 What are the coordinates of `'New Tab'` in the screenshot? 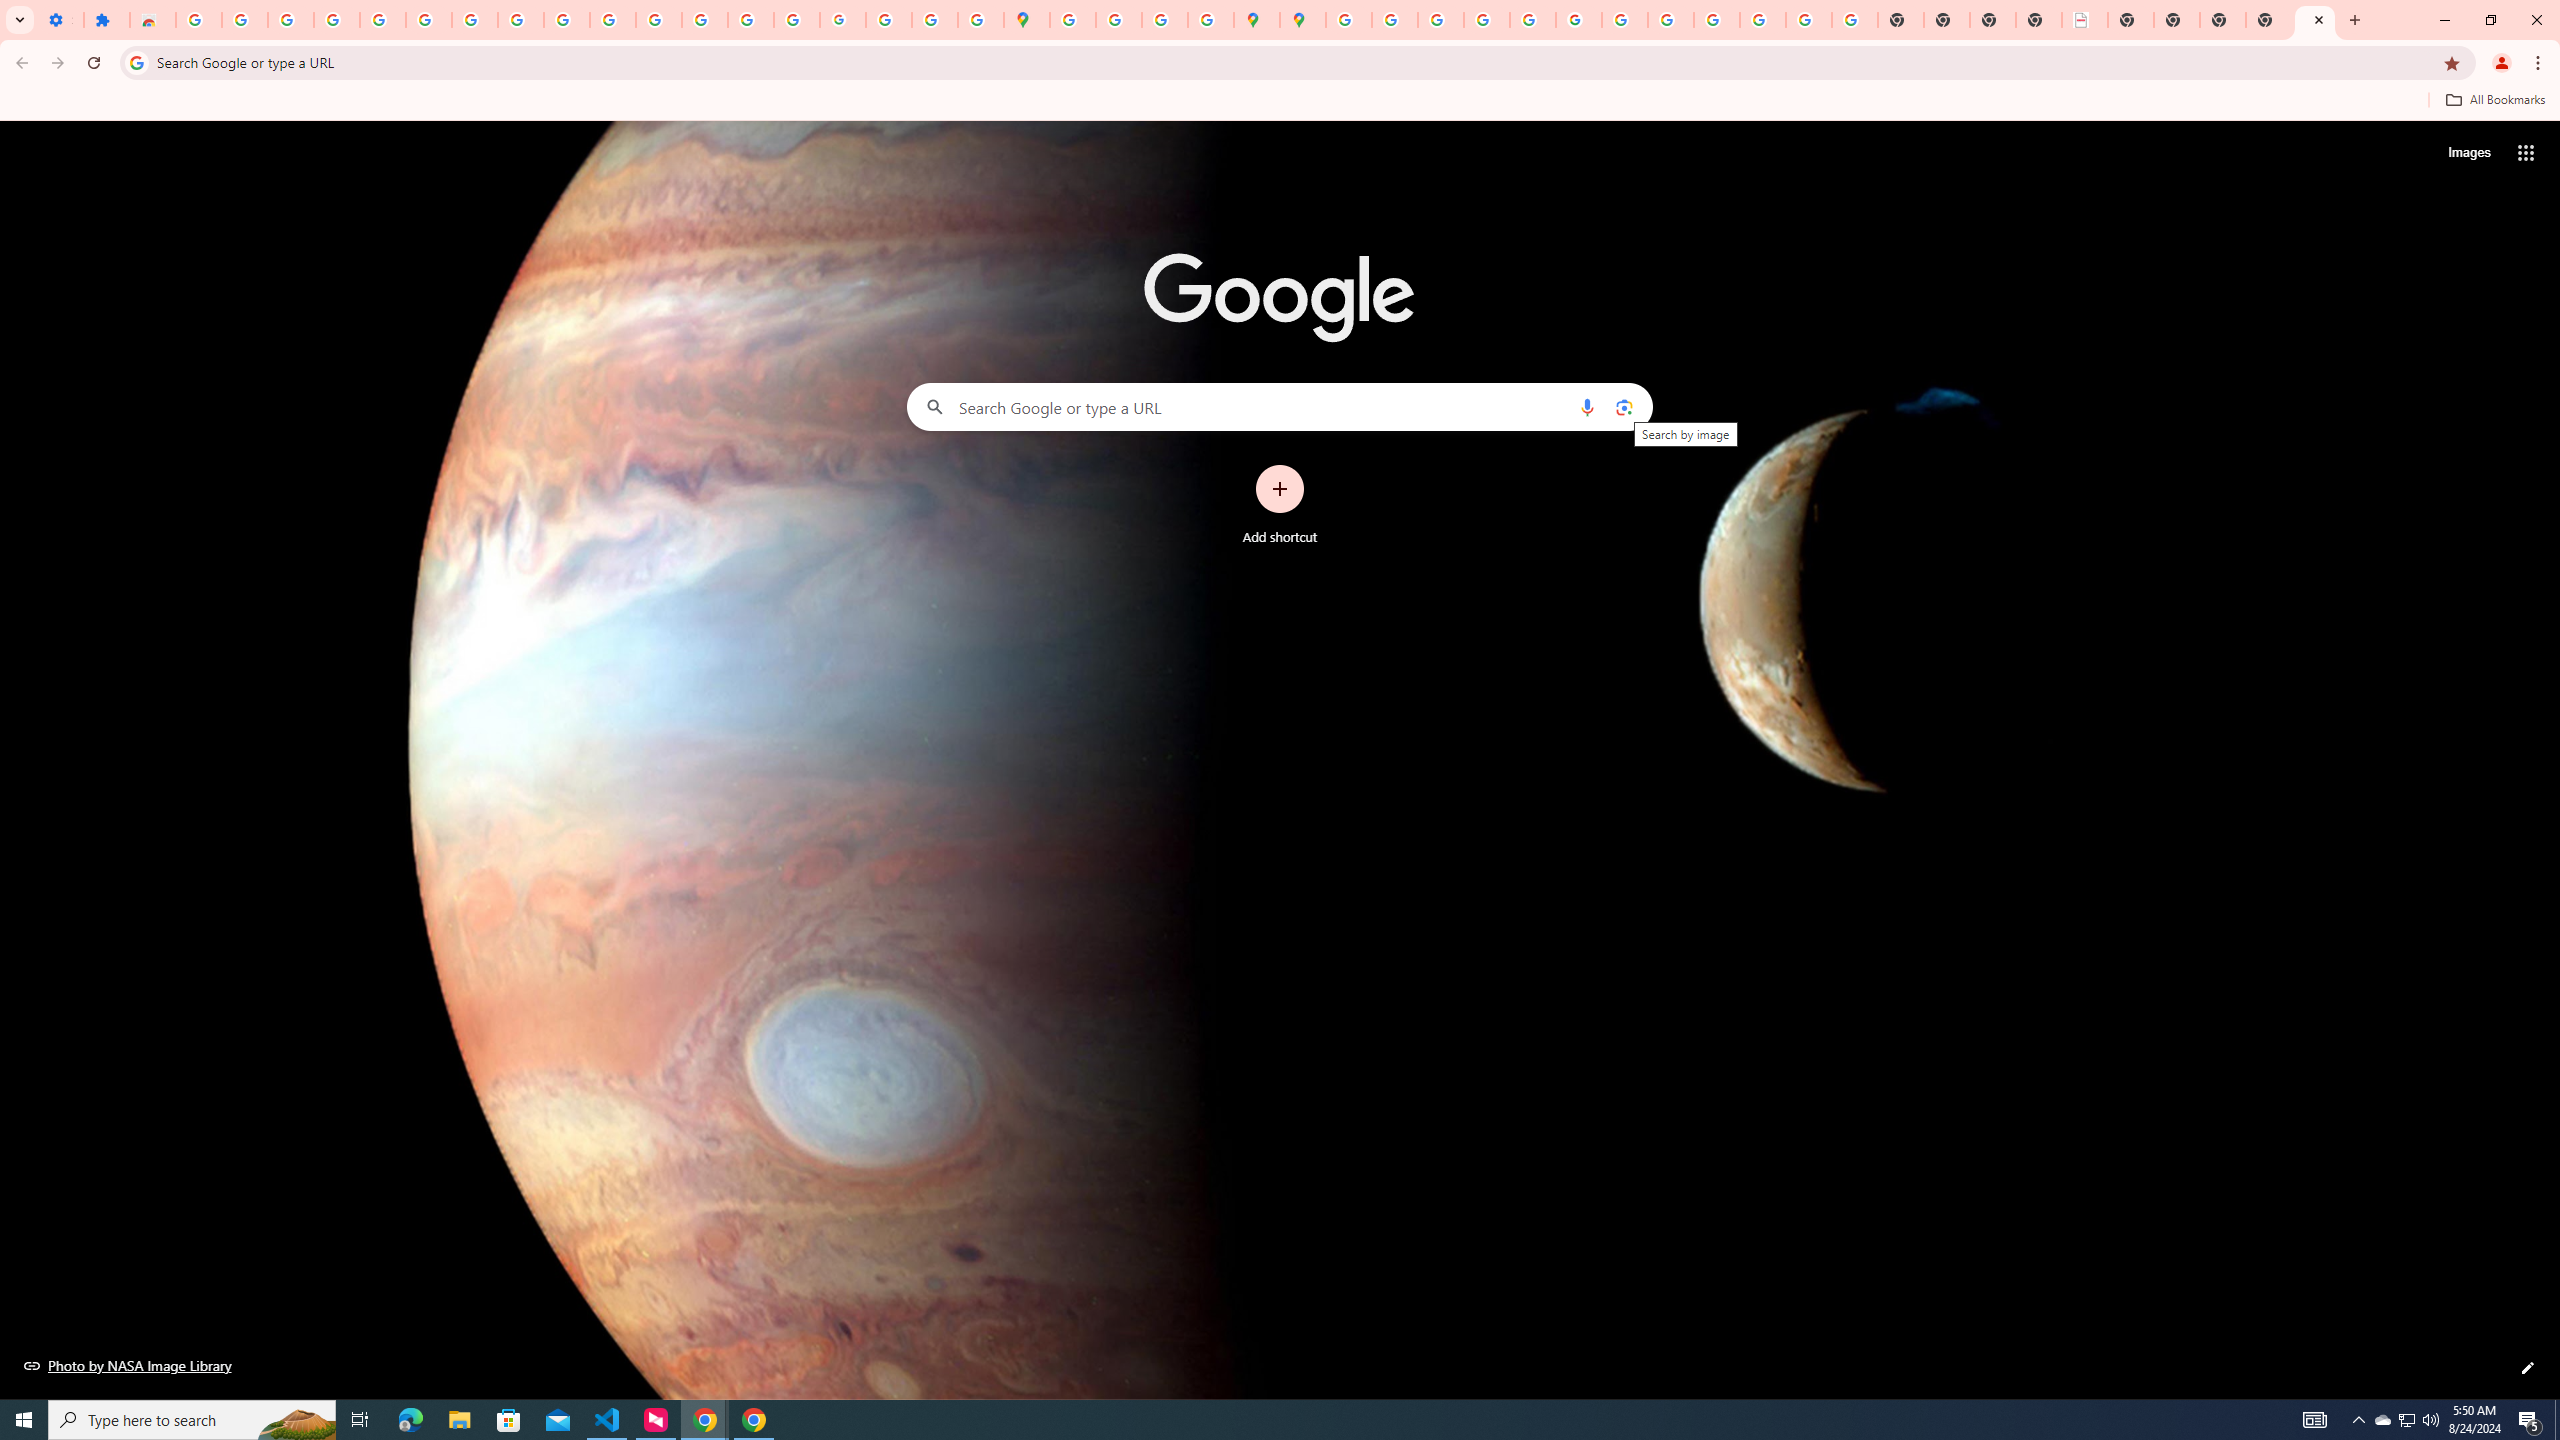 It's located at (2268, 19).